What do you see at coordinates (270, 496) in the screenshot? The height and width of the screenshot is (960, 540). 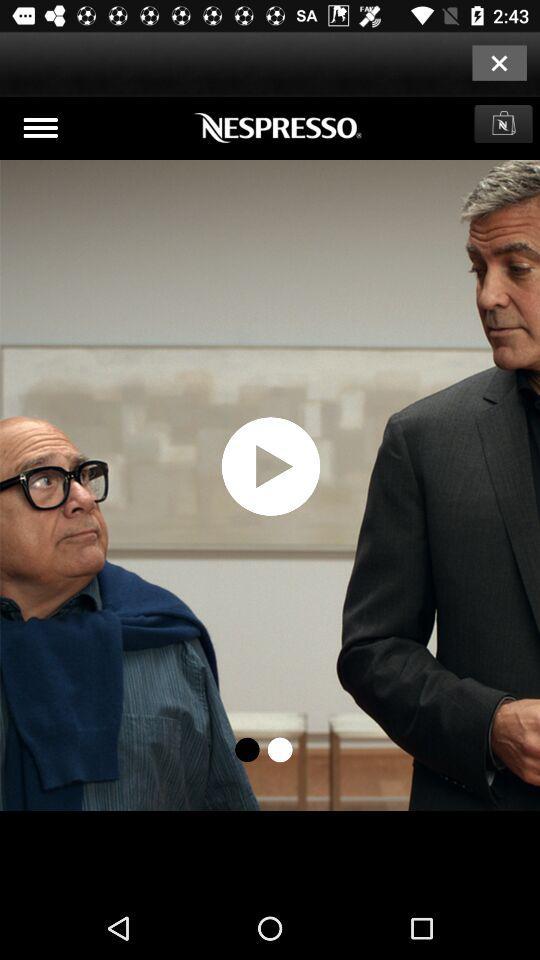 I see `video` at bounding box center [270, 496].